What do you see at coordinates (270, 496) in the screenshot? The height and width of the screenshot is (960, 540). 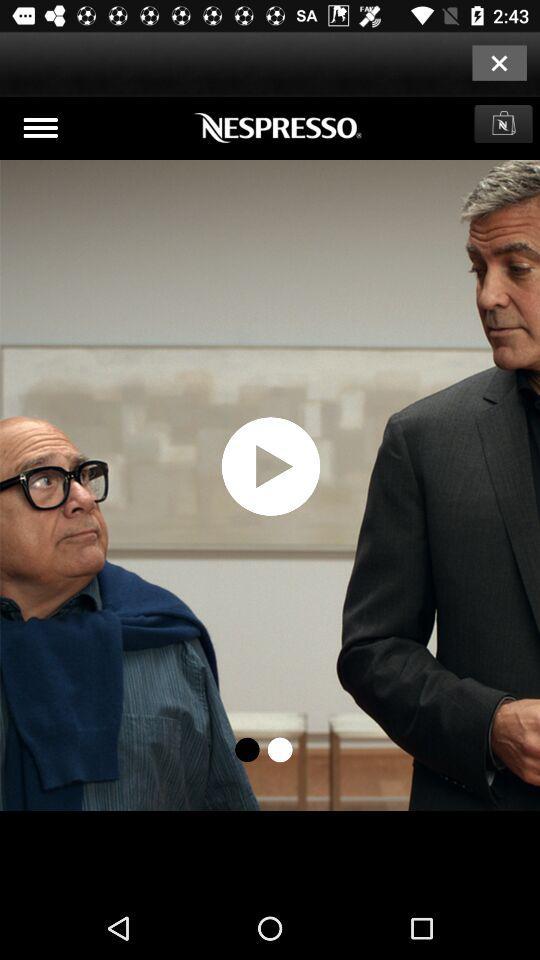 I see `video` at bounding box center [270, 496].